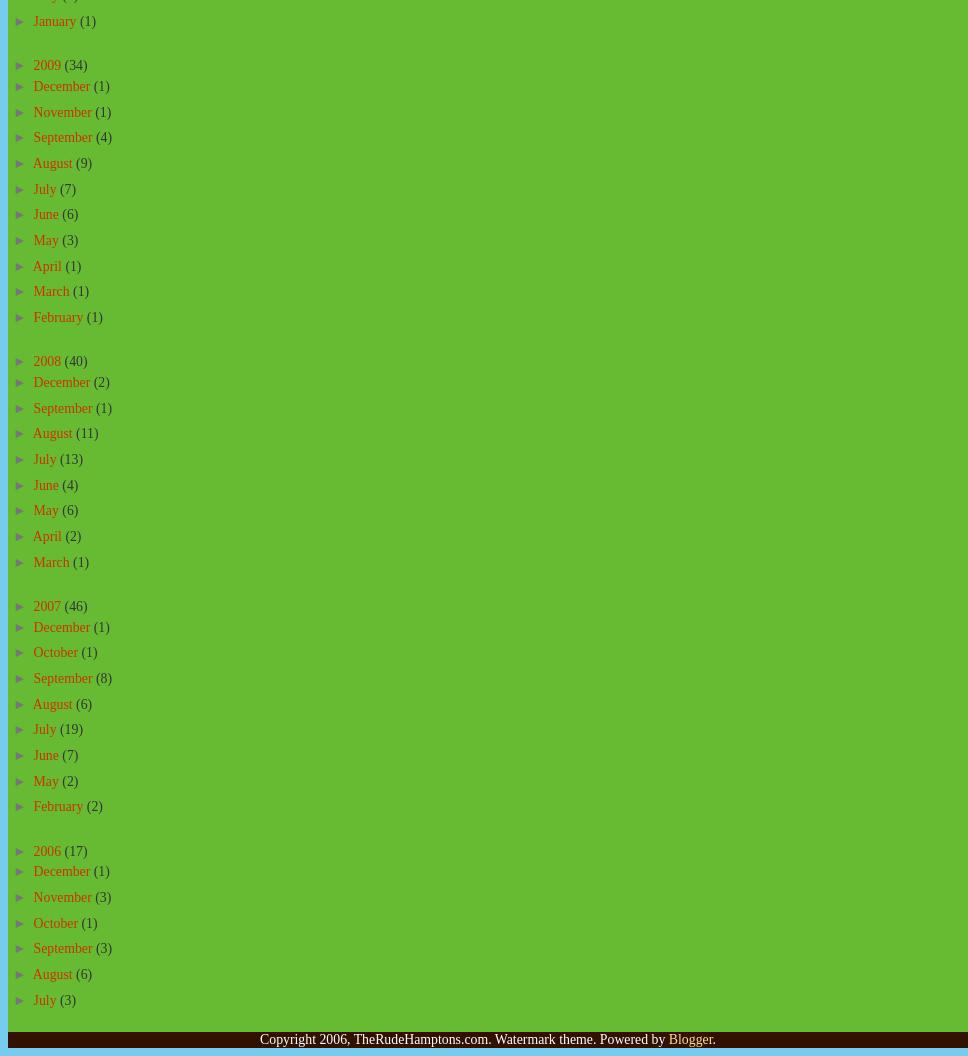 The width and height of the screenshot is (968, 1056). Describe the element at coordinates (47, 65) in the screenshot. I see `'2009'` at that location.